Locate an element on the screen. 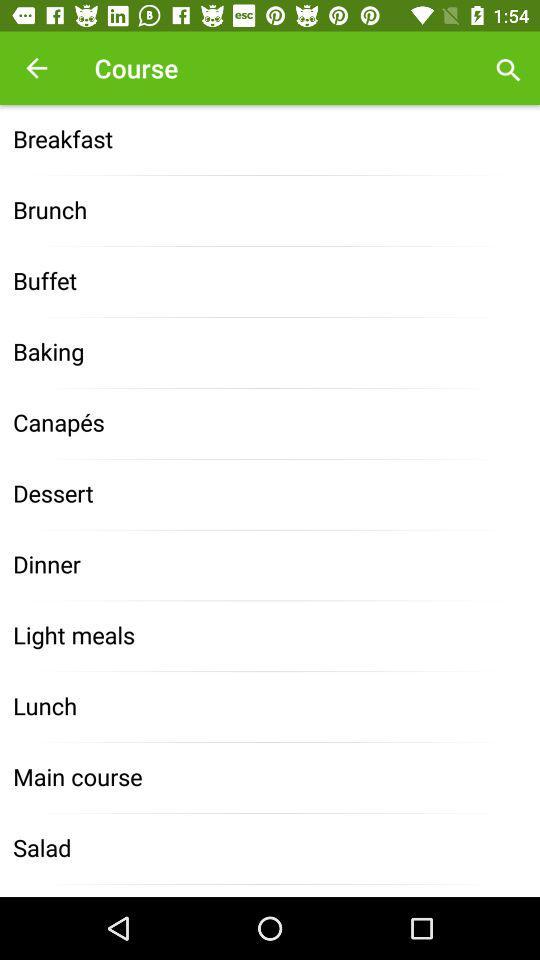 This screenshot has width=540, height=960. main course is located at coordinates (270, 777).